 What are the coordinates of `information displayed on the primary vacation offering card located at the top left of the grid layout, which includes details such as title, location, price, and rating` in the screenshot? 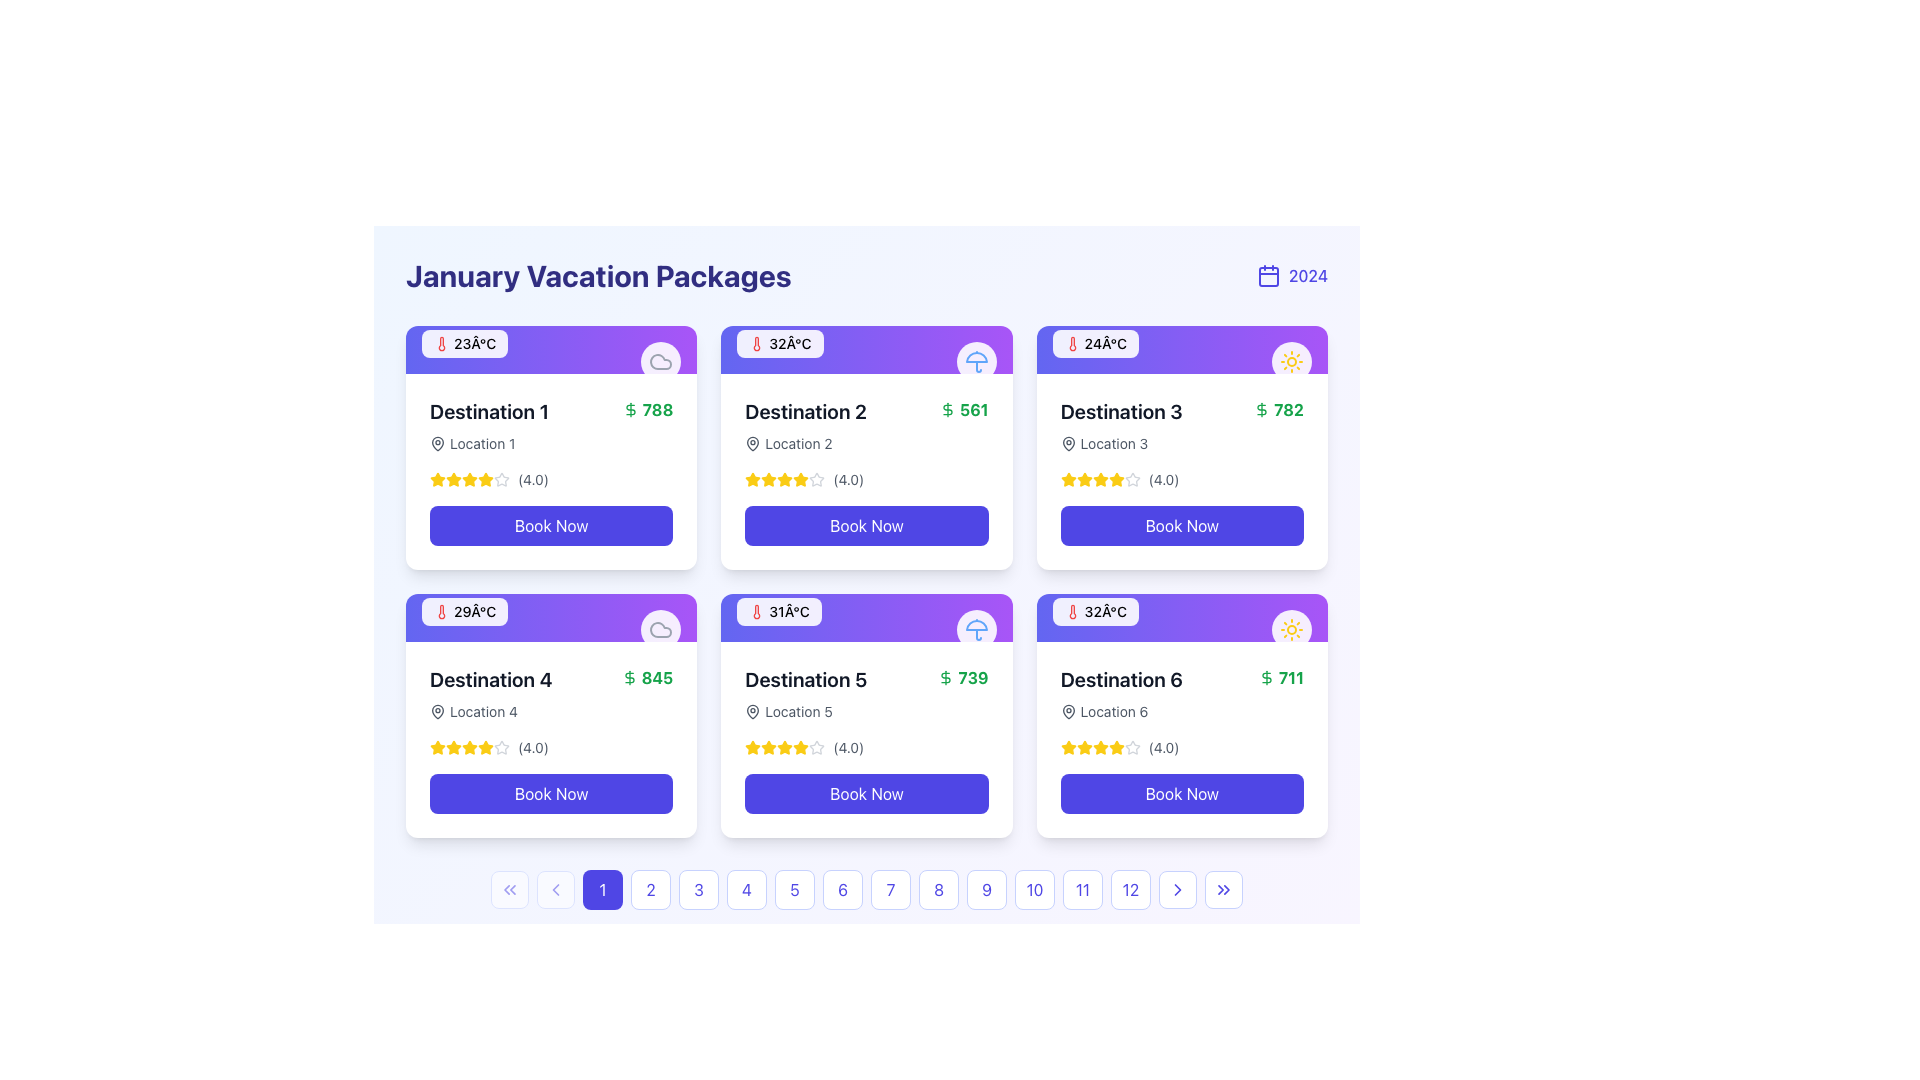 It's located at (551, 471).